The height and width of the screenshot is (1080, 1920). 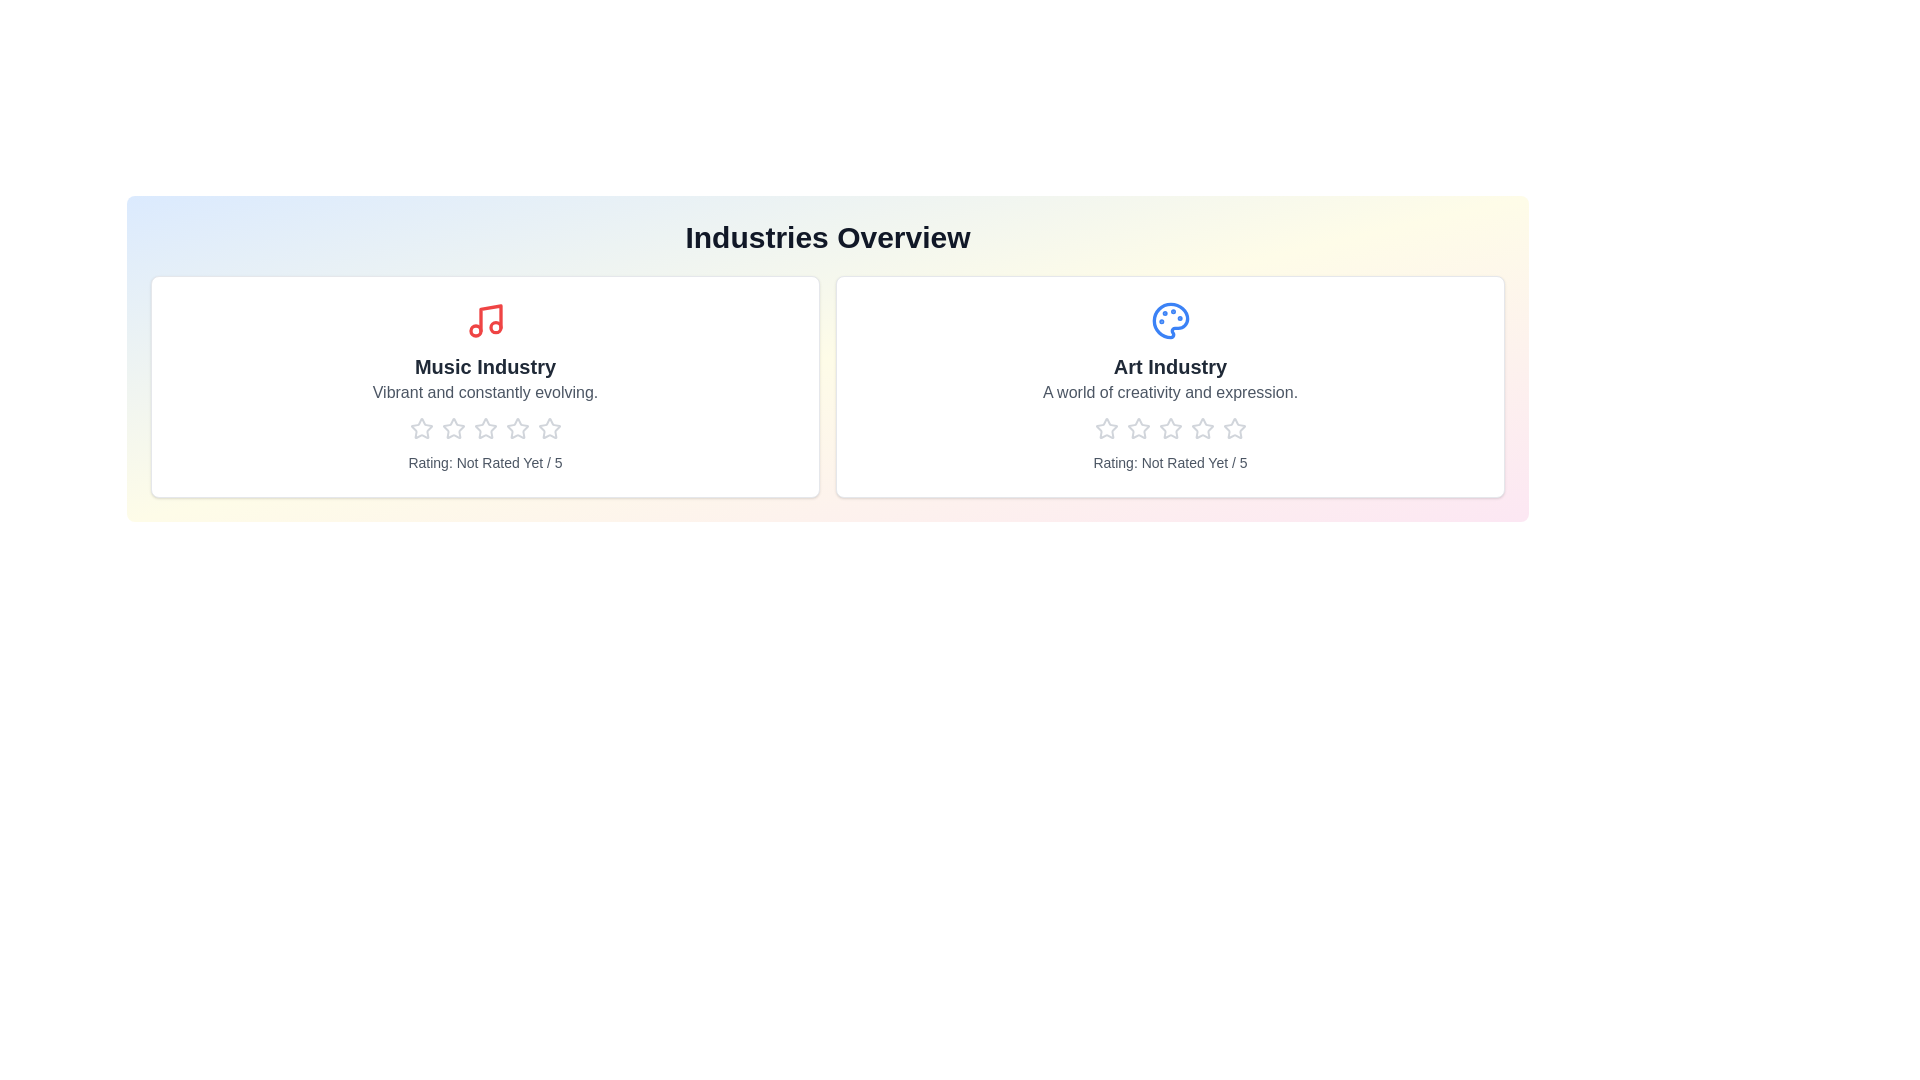 What do you see at coordinates (452, 427) in the screenshot?
I see `the star corresponding to 2 stars to preview the rating` at bounding box center [452, 427].